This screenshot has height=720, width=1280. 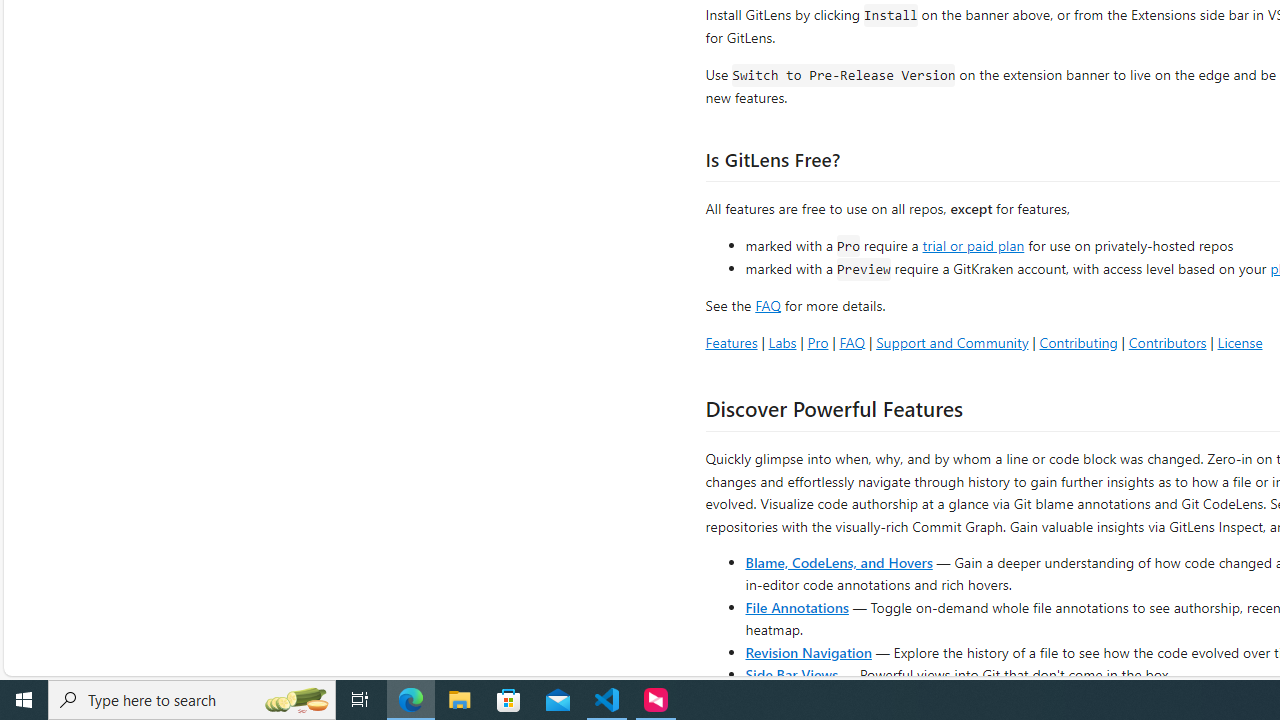 I want to click on 'Labs', so click(x=781, y=341).